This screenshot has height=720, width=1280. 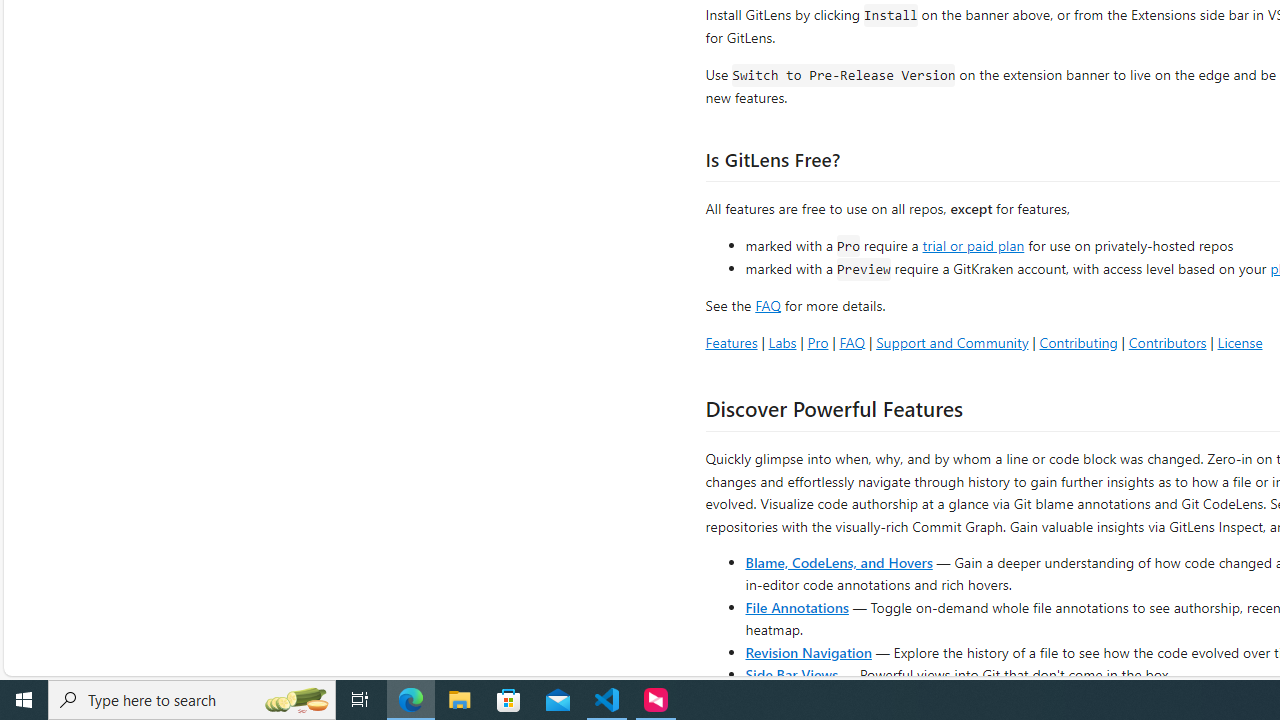 I want to click on 'Labs', so click(x=781, y=341).